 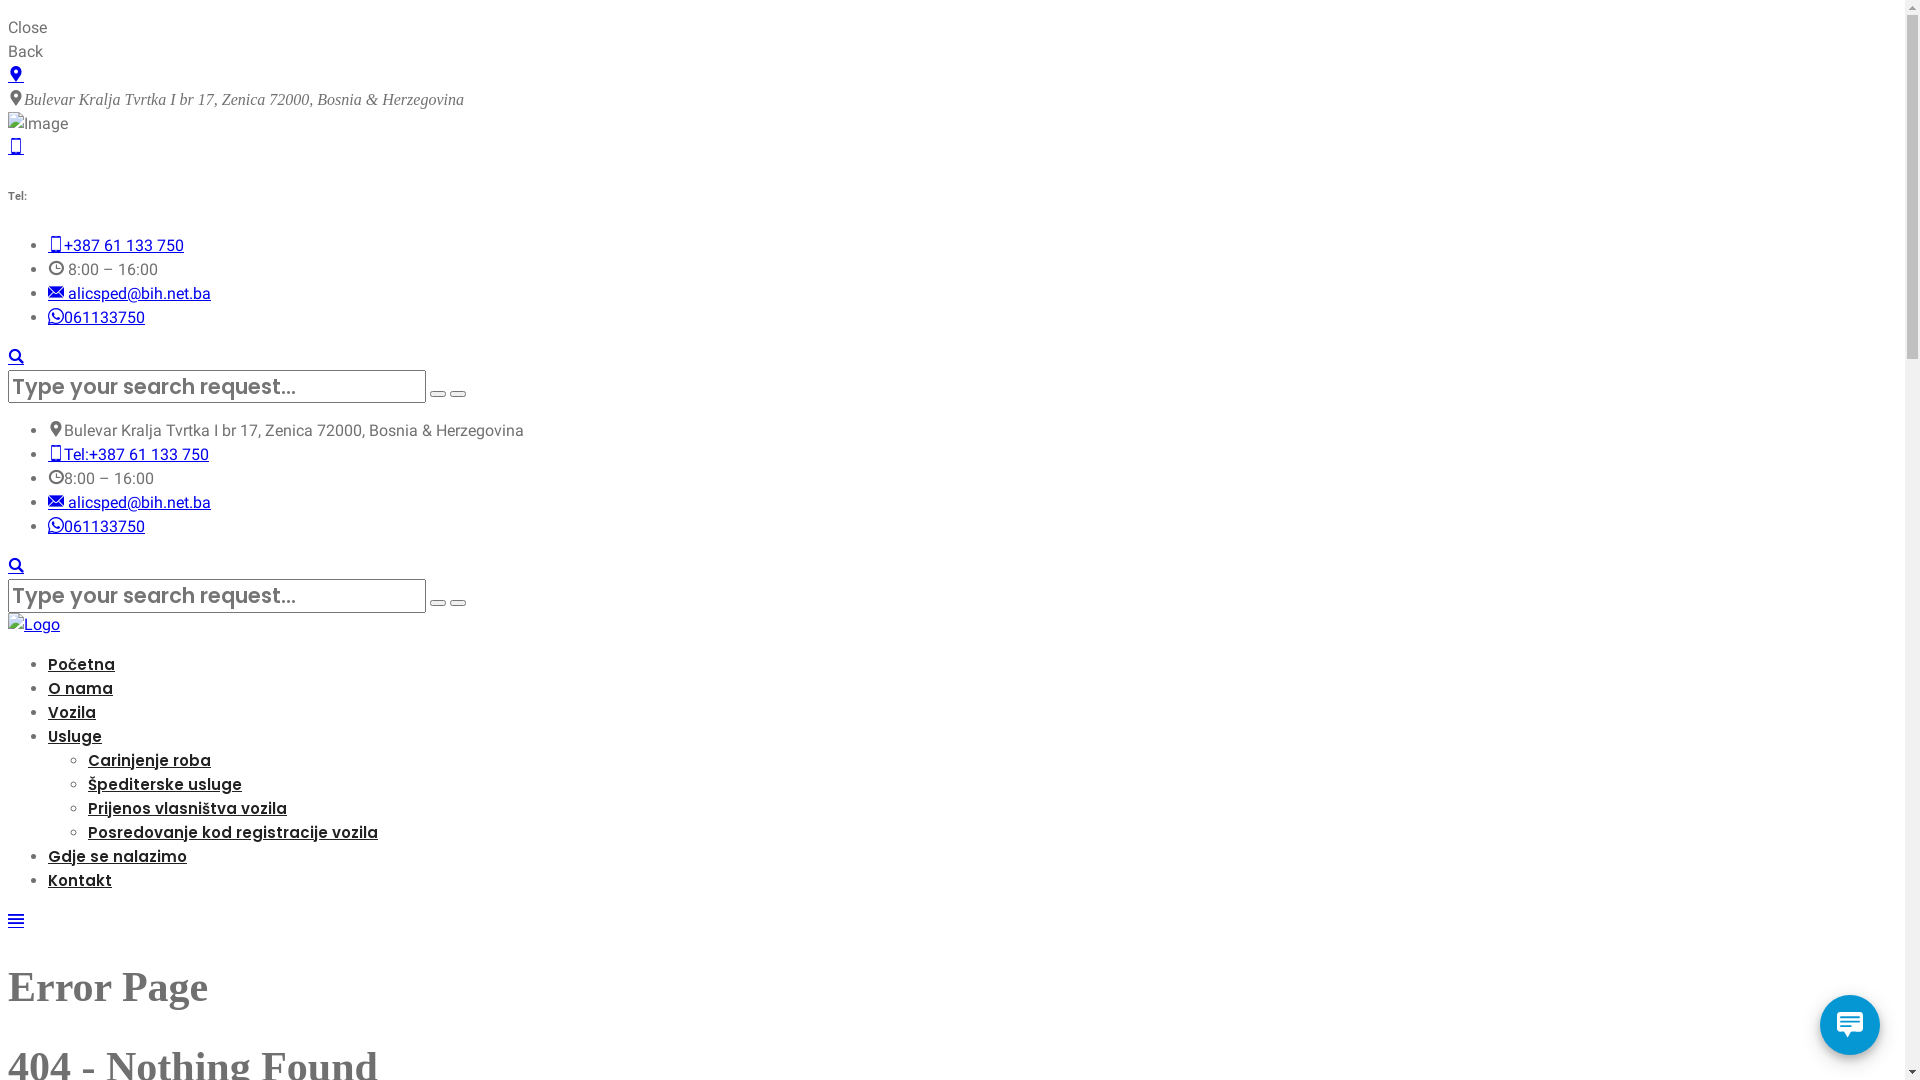 I want to click on '+387 61 133 750', so click(x=114, y=244).